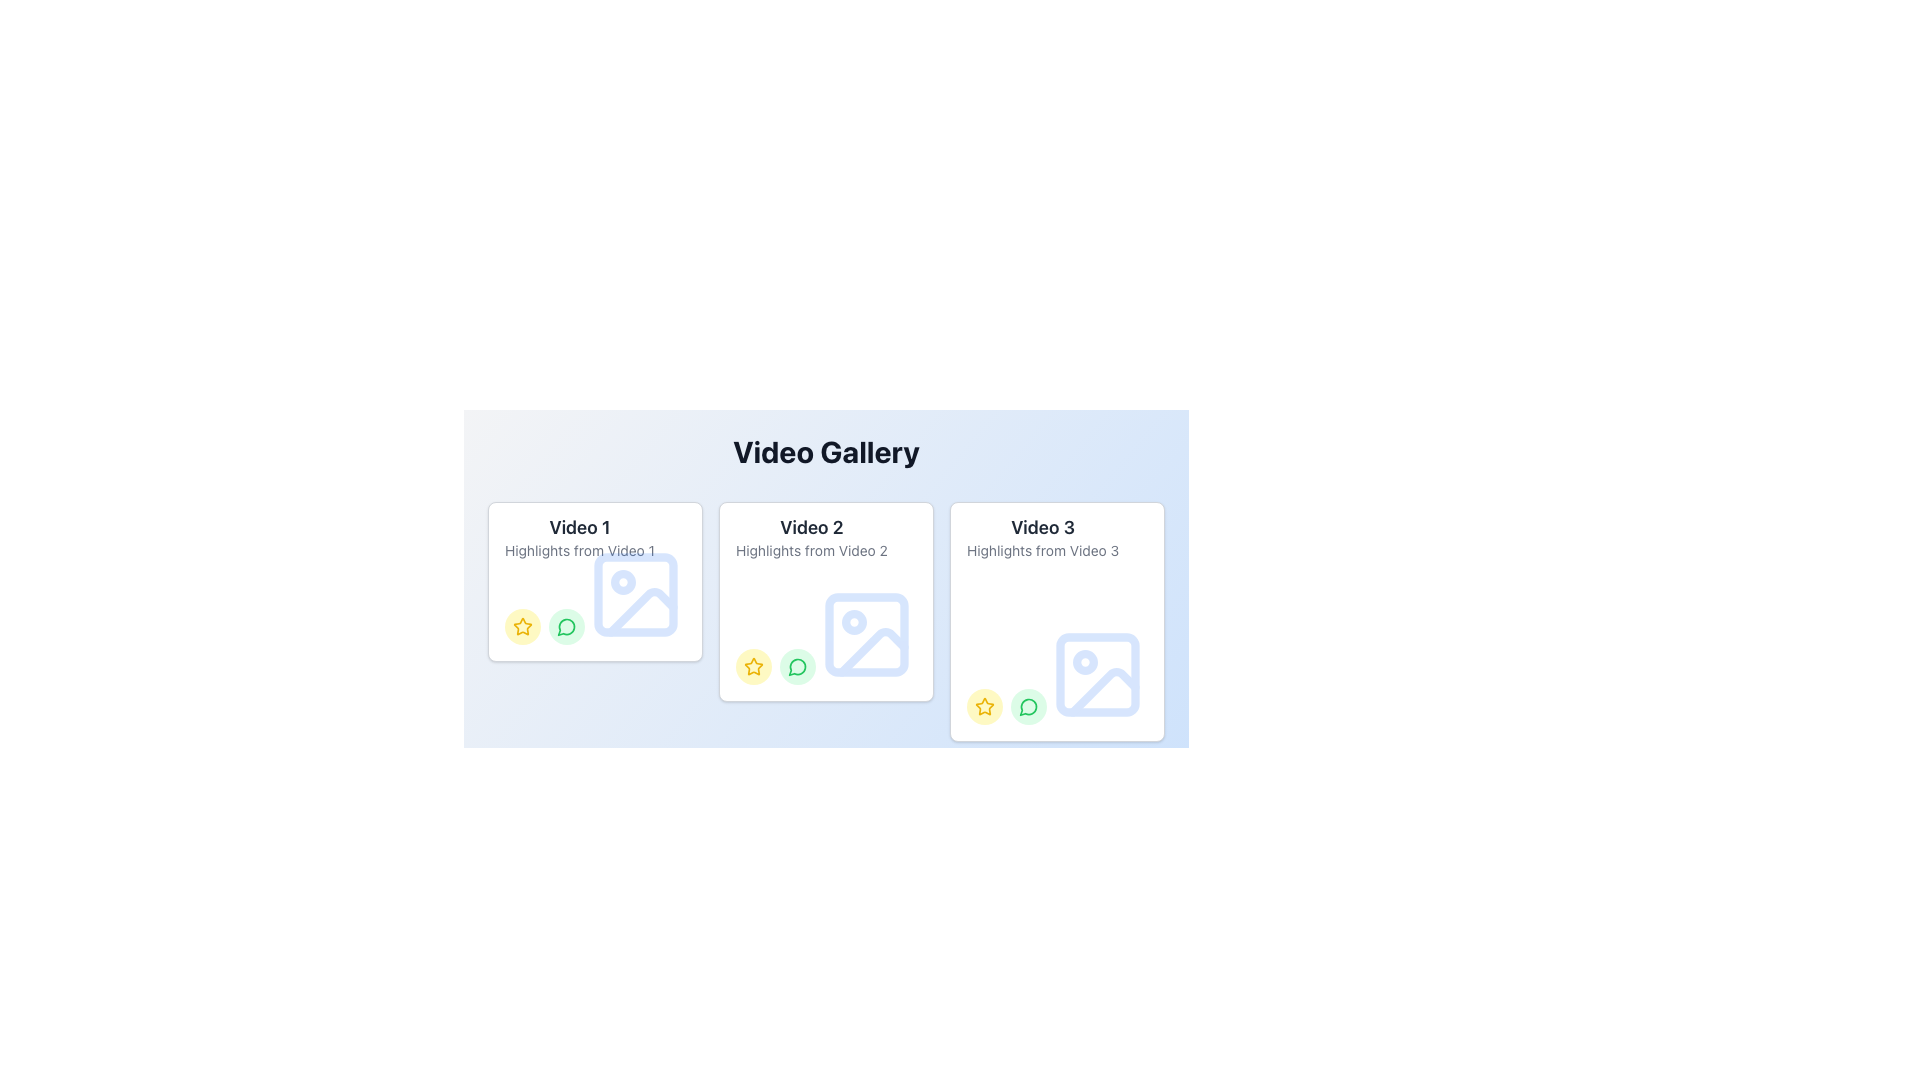 The width and height of the screenshot is (1920, 1080). Describe the element at coordinates (634, 593) in the screenshot. I see `the graphic icon resembling a picture frame located in the bottom-right corner of the Video 1 card for interactions` at that location.